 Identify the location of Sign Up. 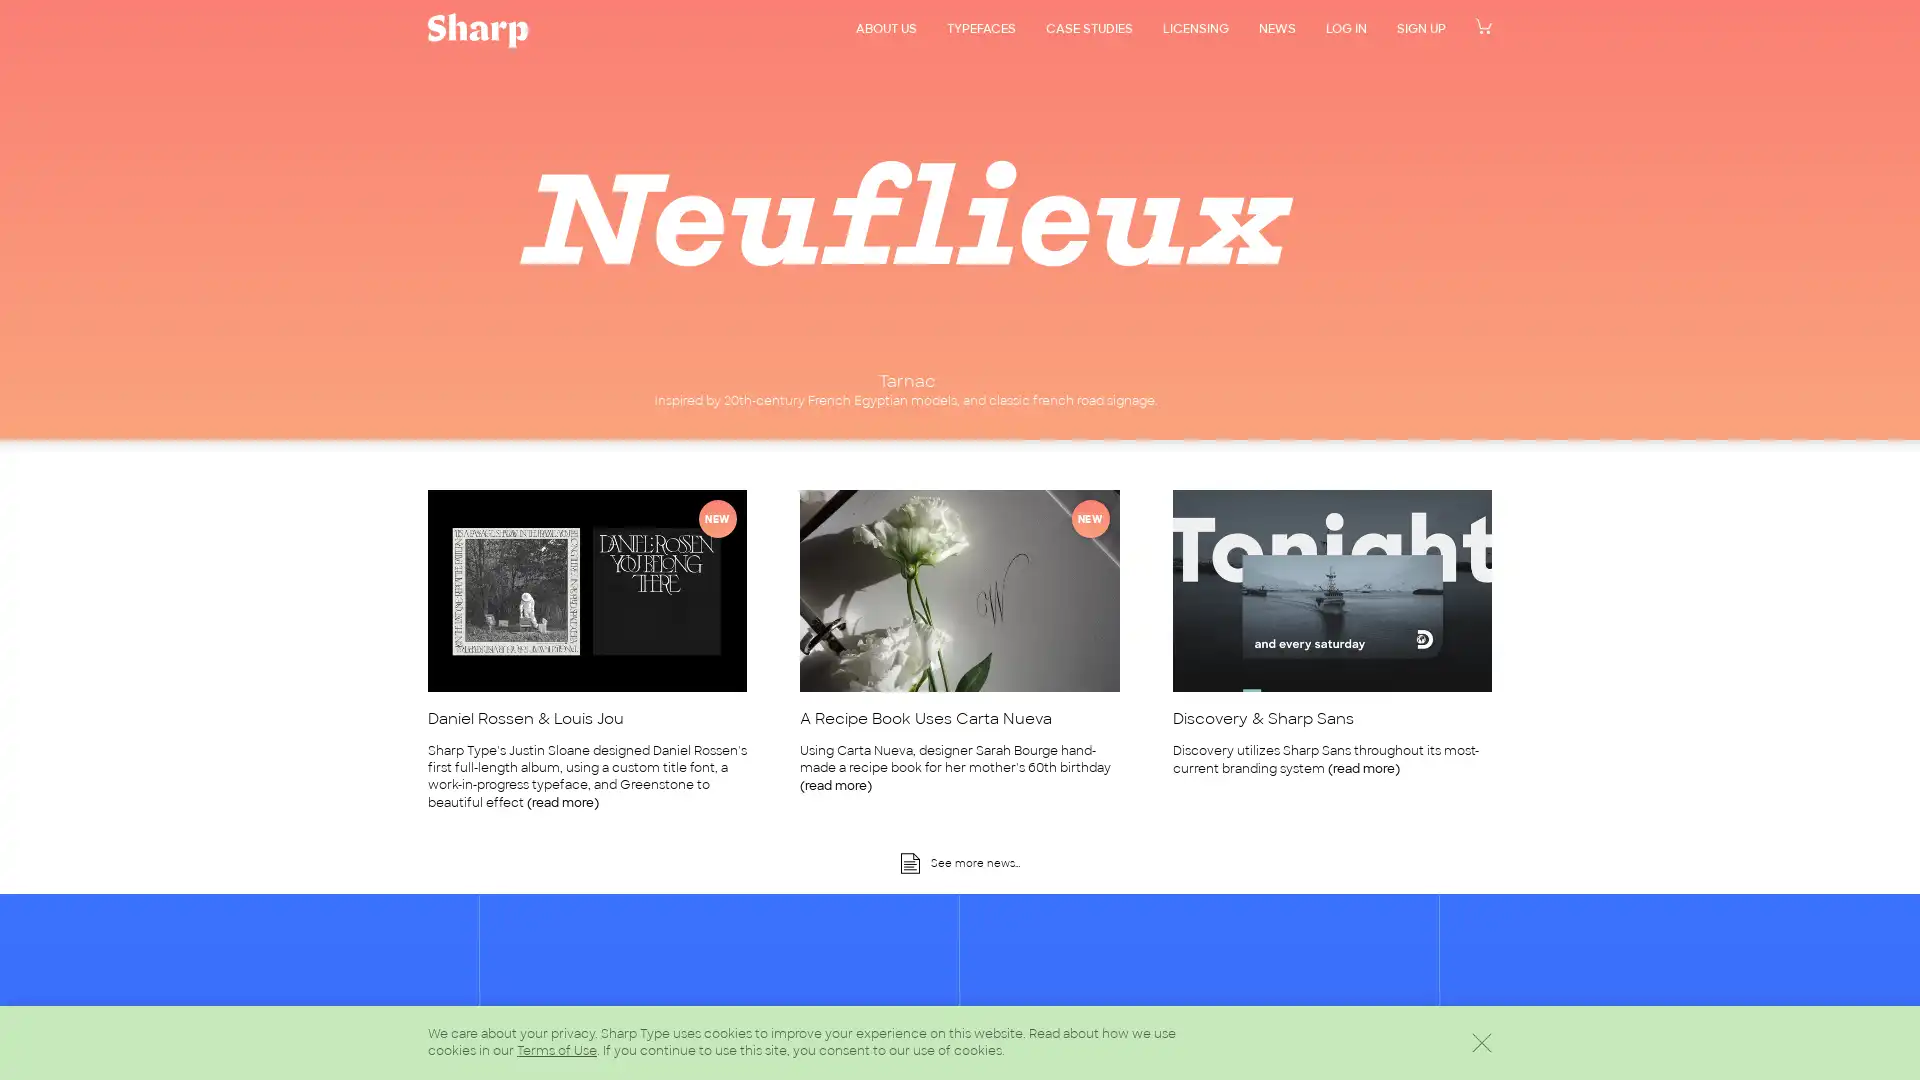
(1842, 974).